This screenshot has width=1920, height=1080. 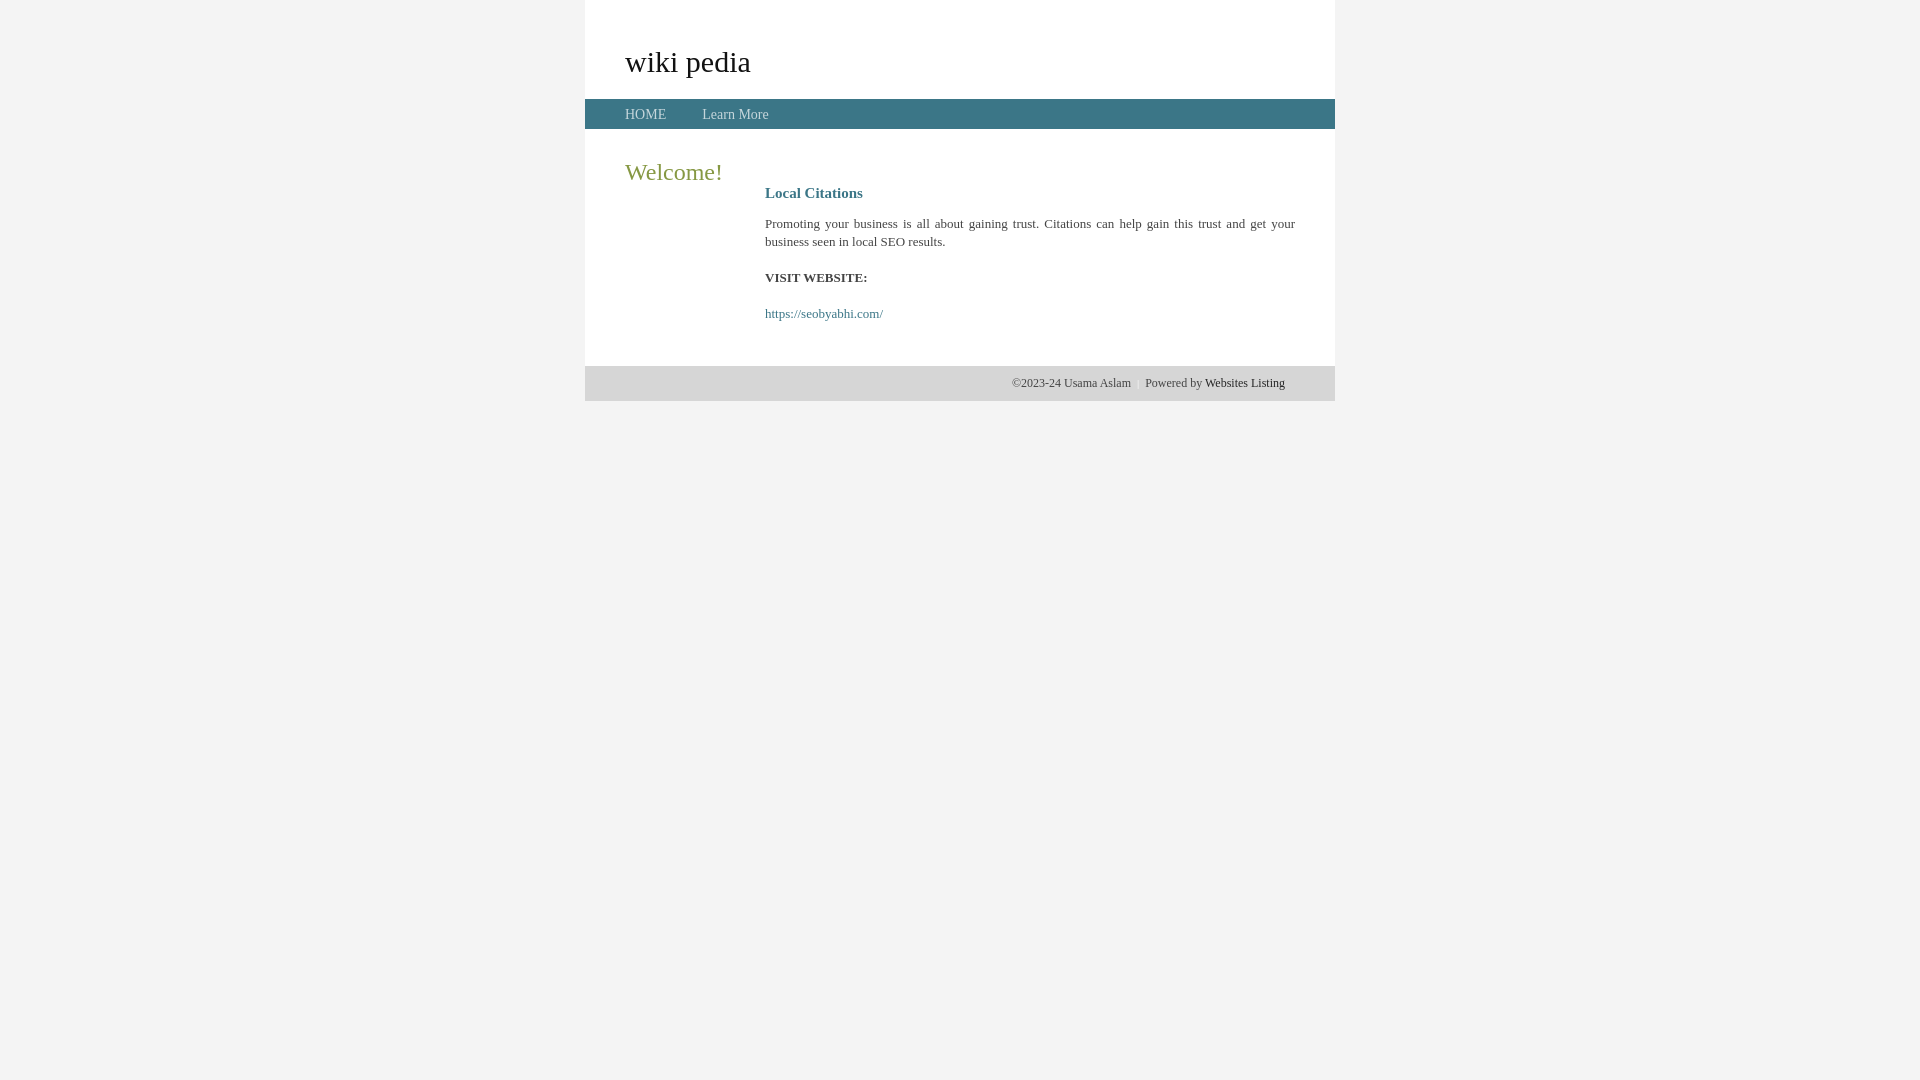 I want to click on 'Learn More', so click(x=733, y=114).